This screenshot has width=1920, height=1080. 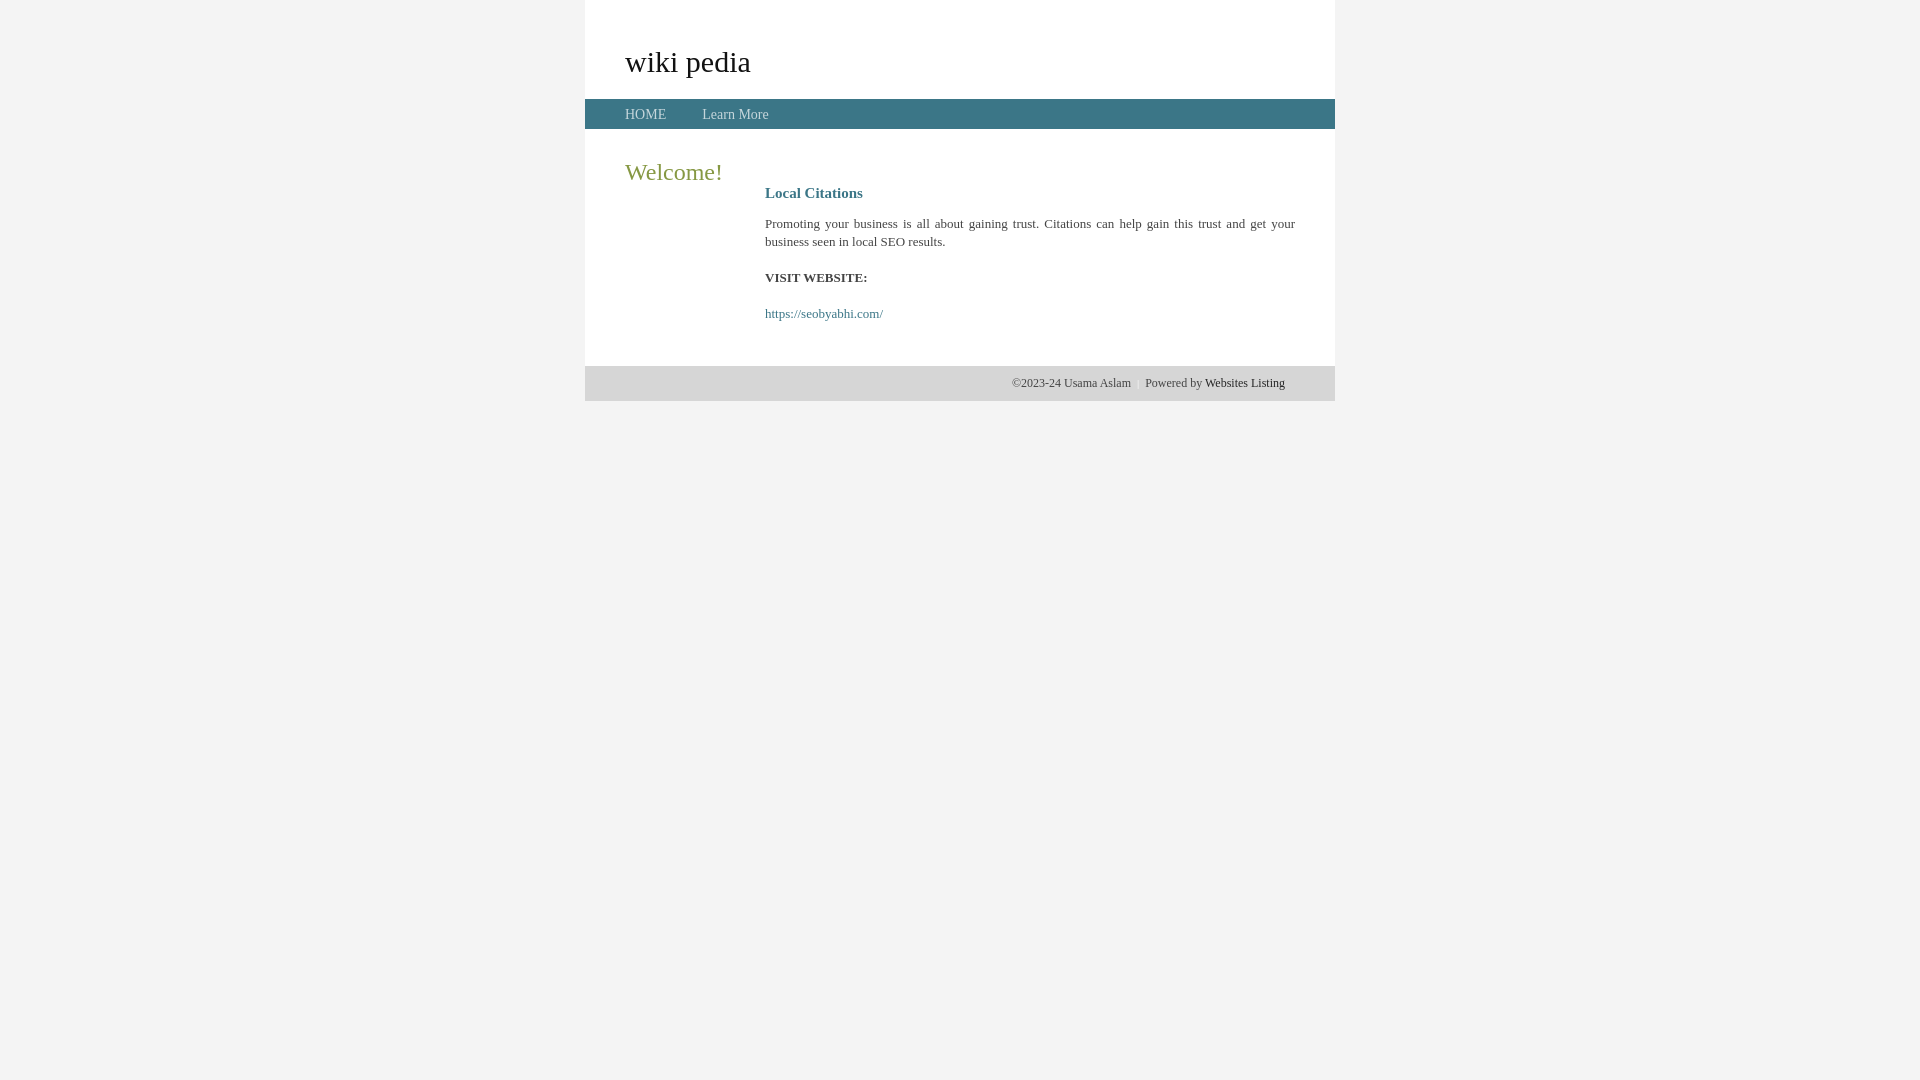 I want to click on 'Learn More', so click(x=733, y=114).